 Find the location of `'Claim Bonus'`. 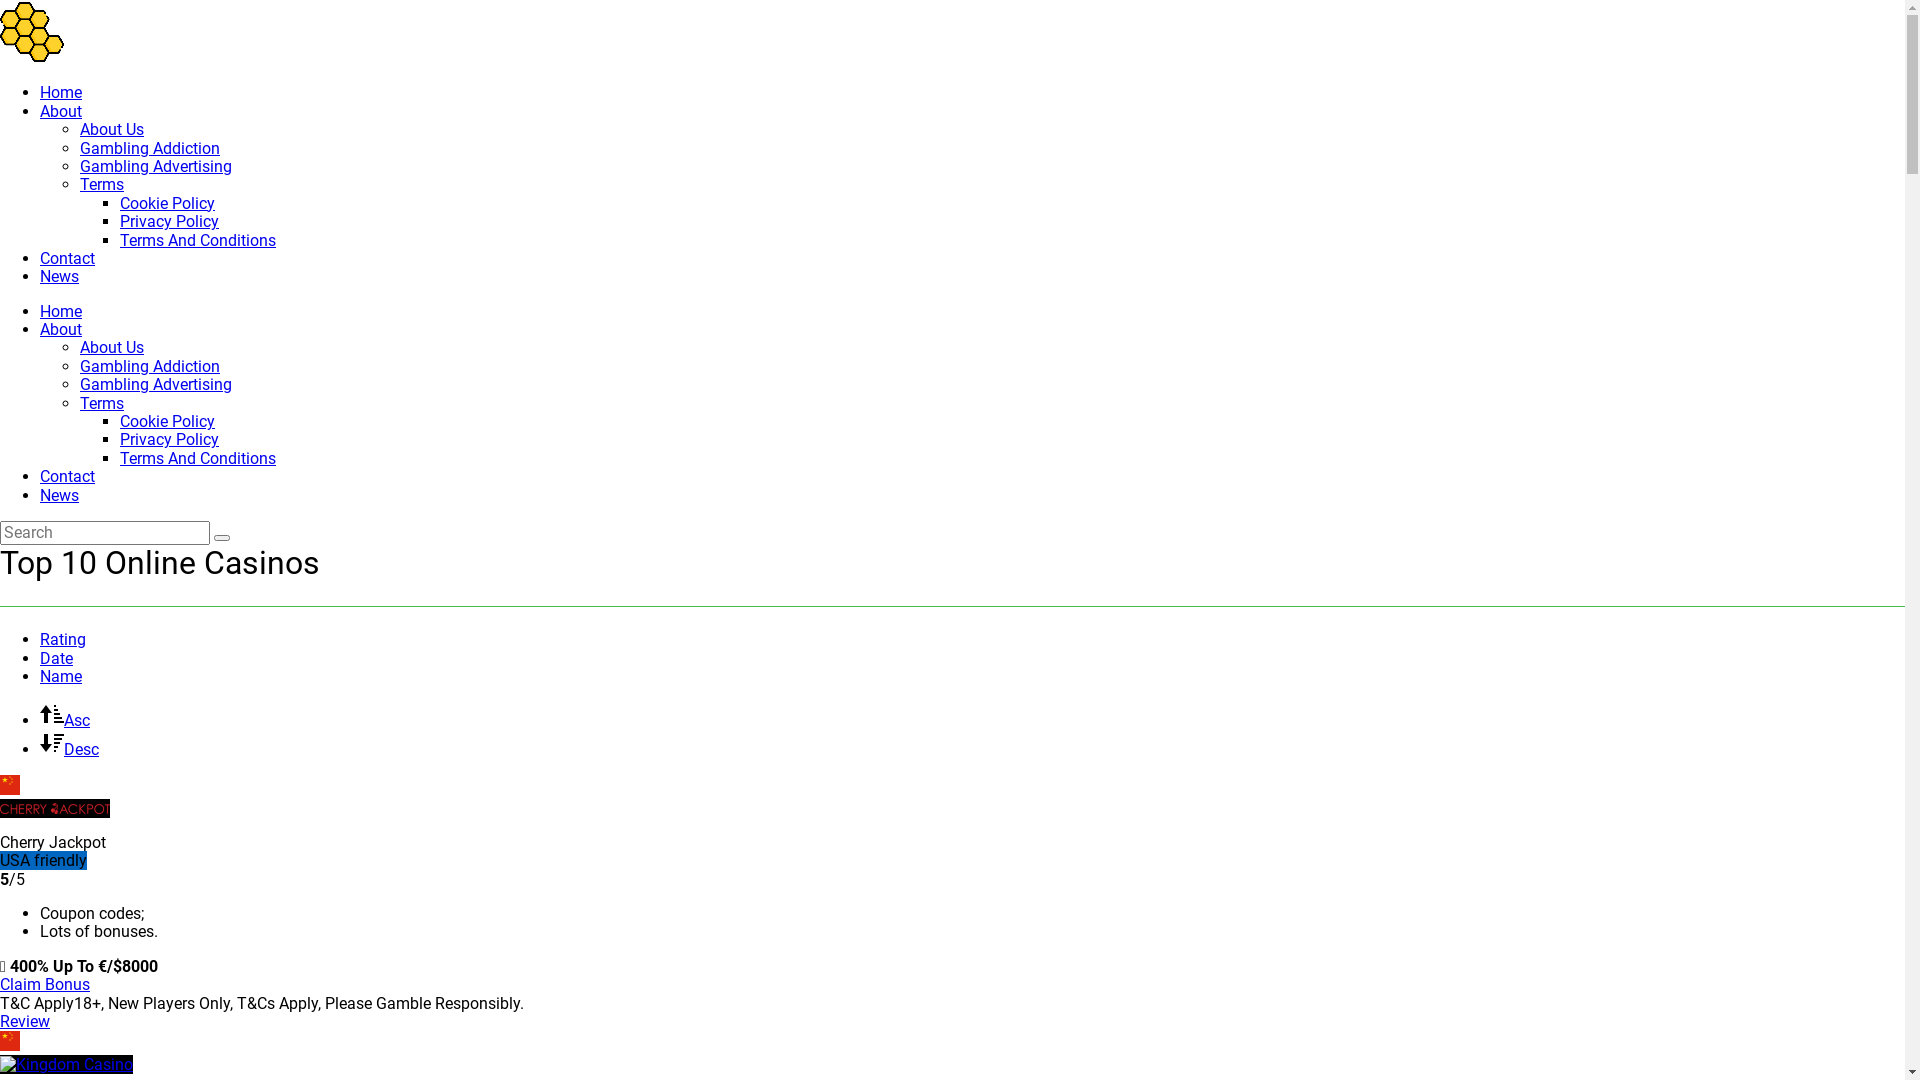

'Claim Bonus' is located at coordinates (0, 983).